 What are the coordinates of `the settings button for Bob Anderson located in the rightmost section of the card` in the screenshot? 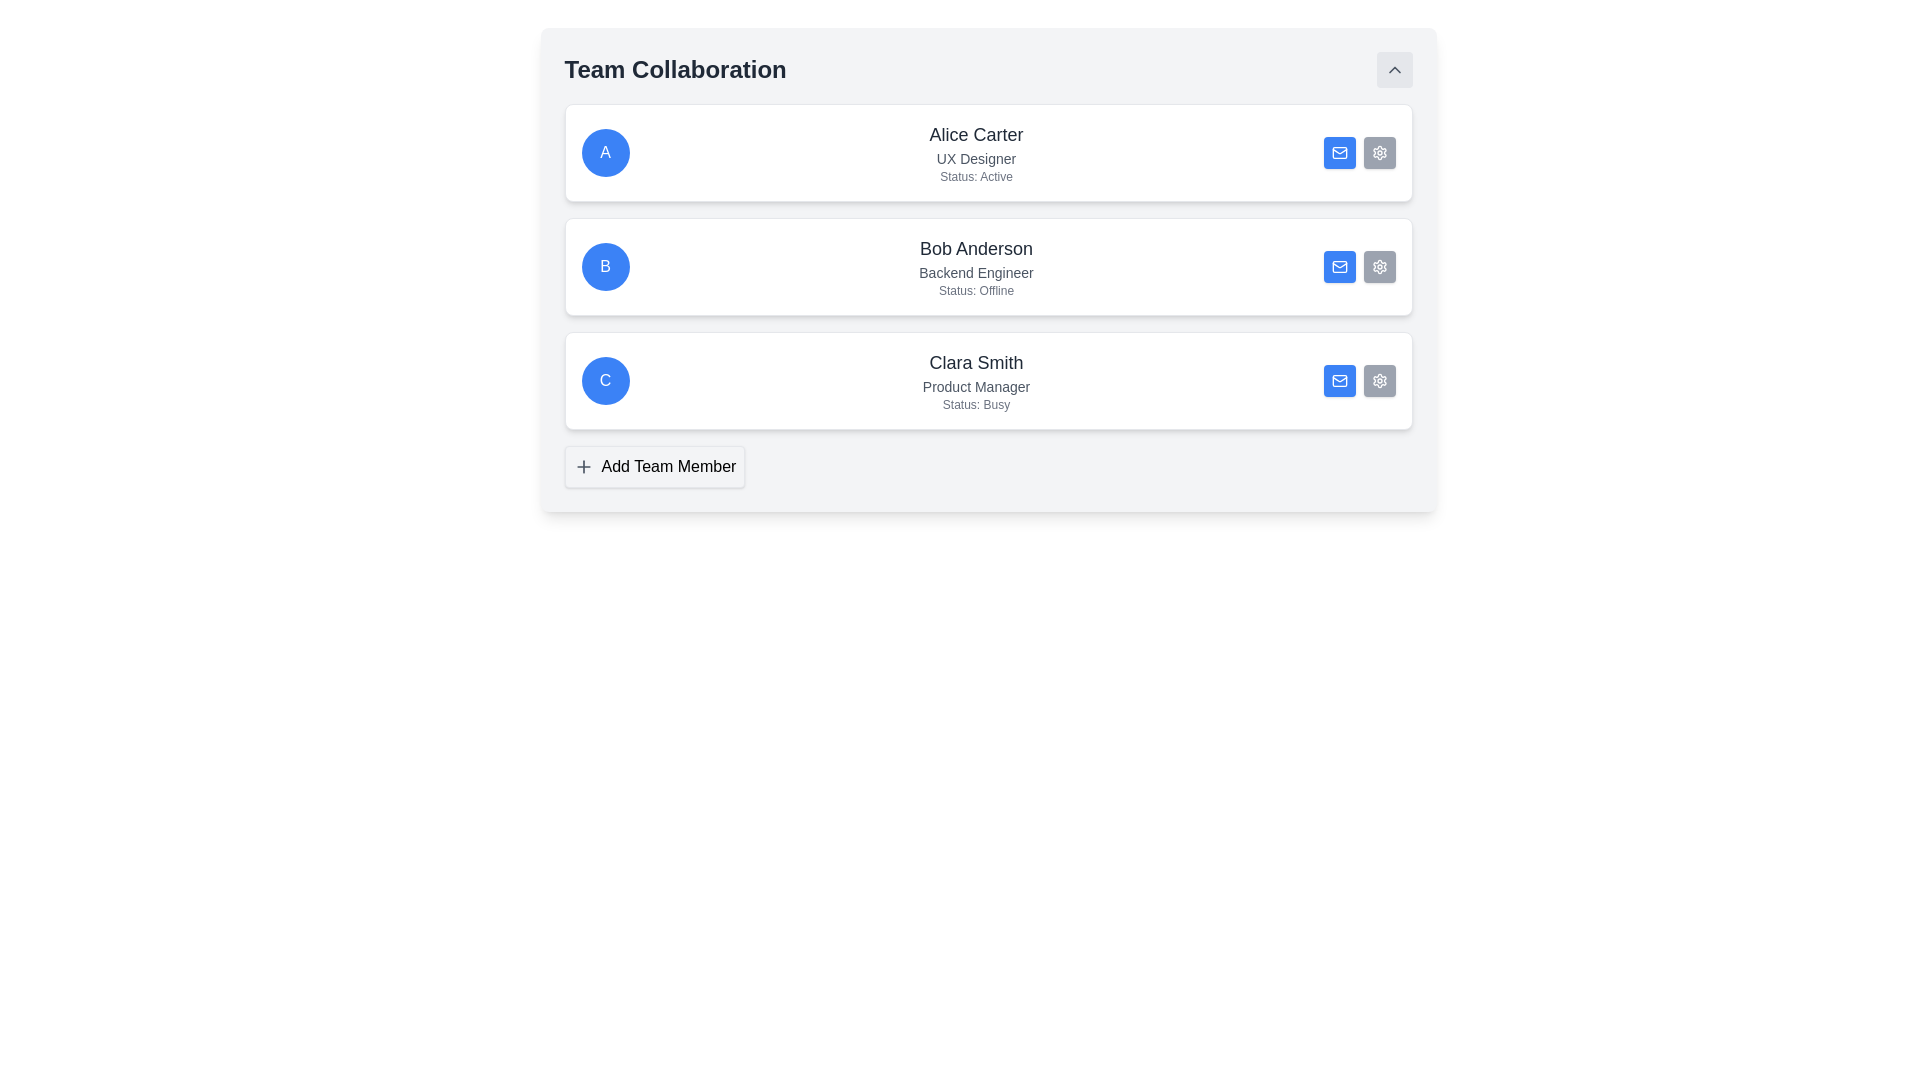 It's located at (1378, 265).